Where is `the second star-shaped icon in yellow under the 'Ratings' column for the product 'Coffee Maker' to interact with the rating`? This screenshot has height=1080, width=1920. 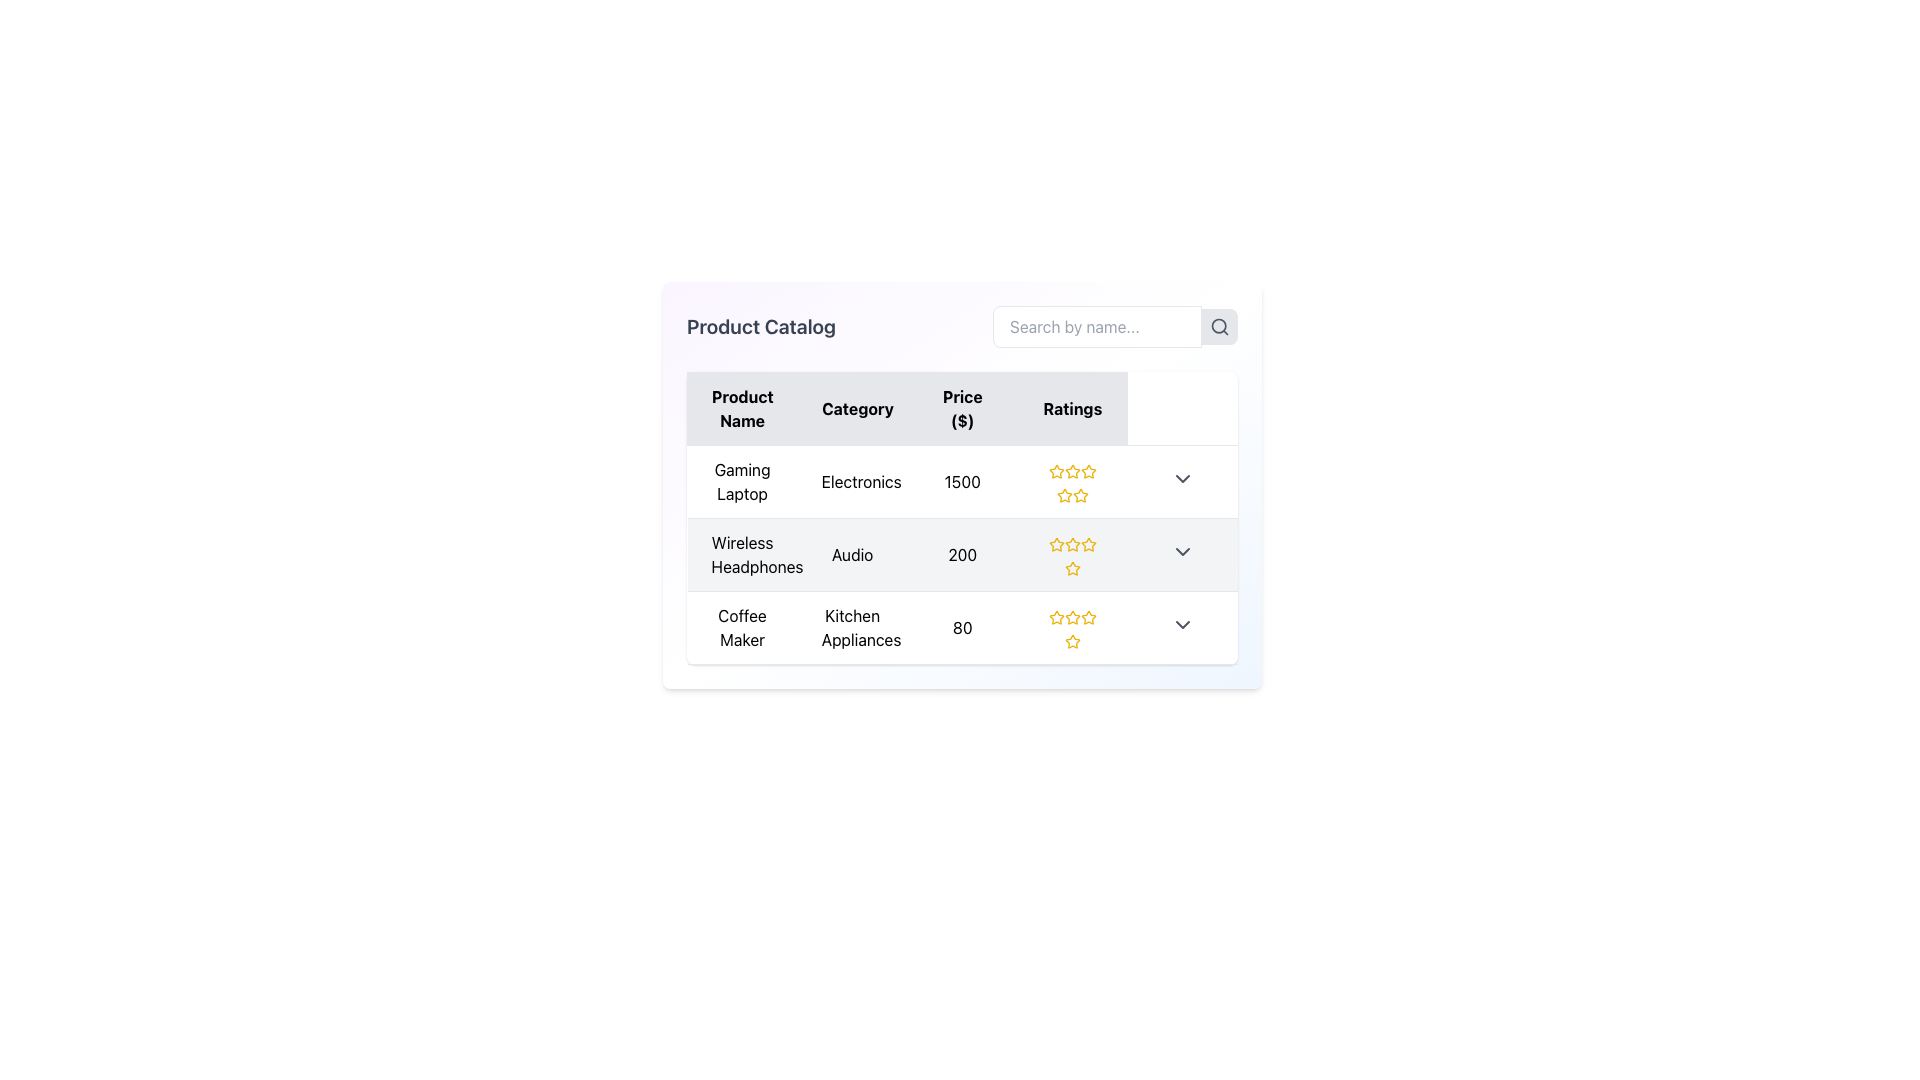
the second star-shaped icon in yellow under the 'Ratings' column for the product 'Coffee Maker' to interact with the rating is located at coordinates (1071, 641).